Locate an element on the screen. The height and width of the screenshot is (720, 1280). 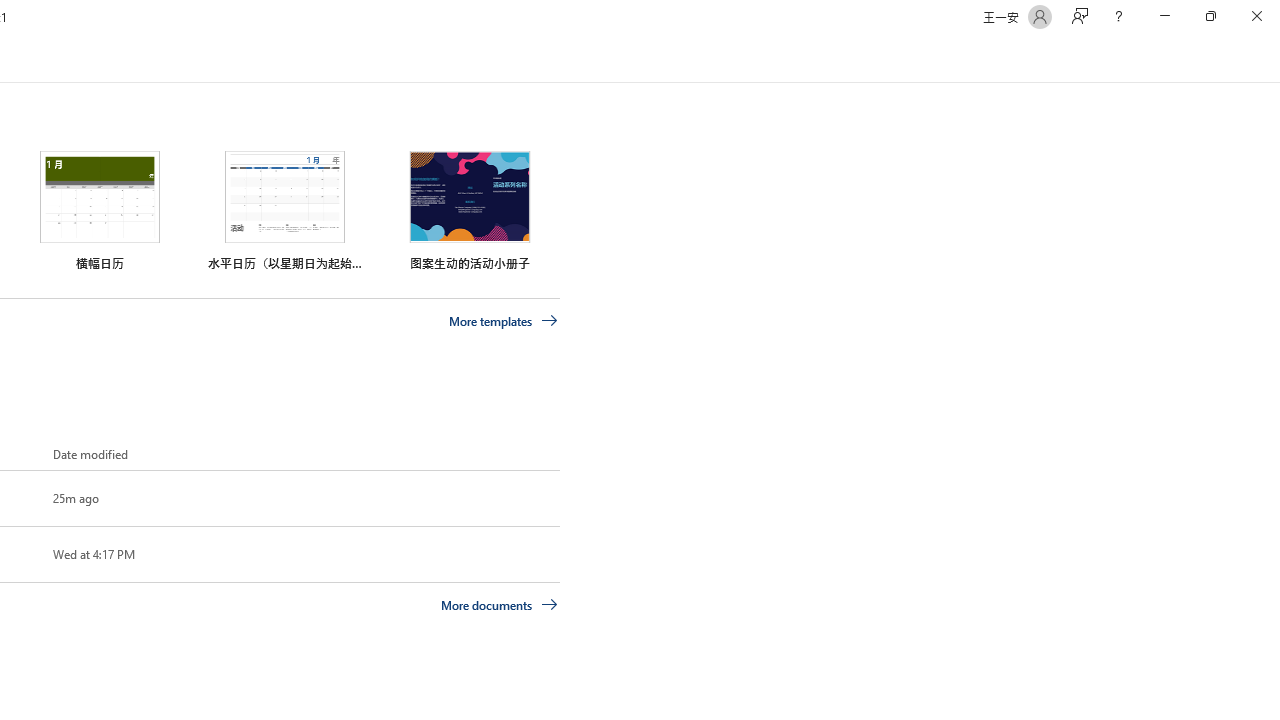
'Restore Down' is located at coordinates (1209, 16).